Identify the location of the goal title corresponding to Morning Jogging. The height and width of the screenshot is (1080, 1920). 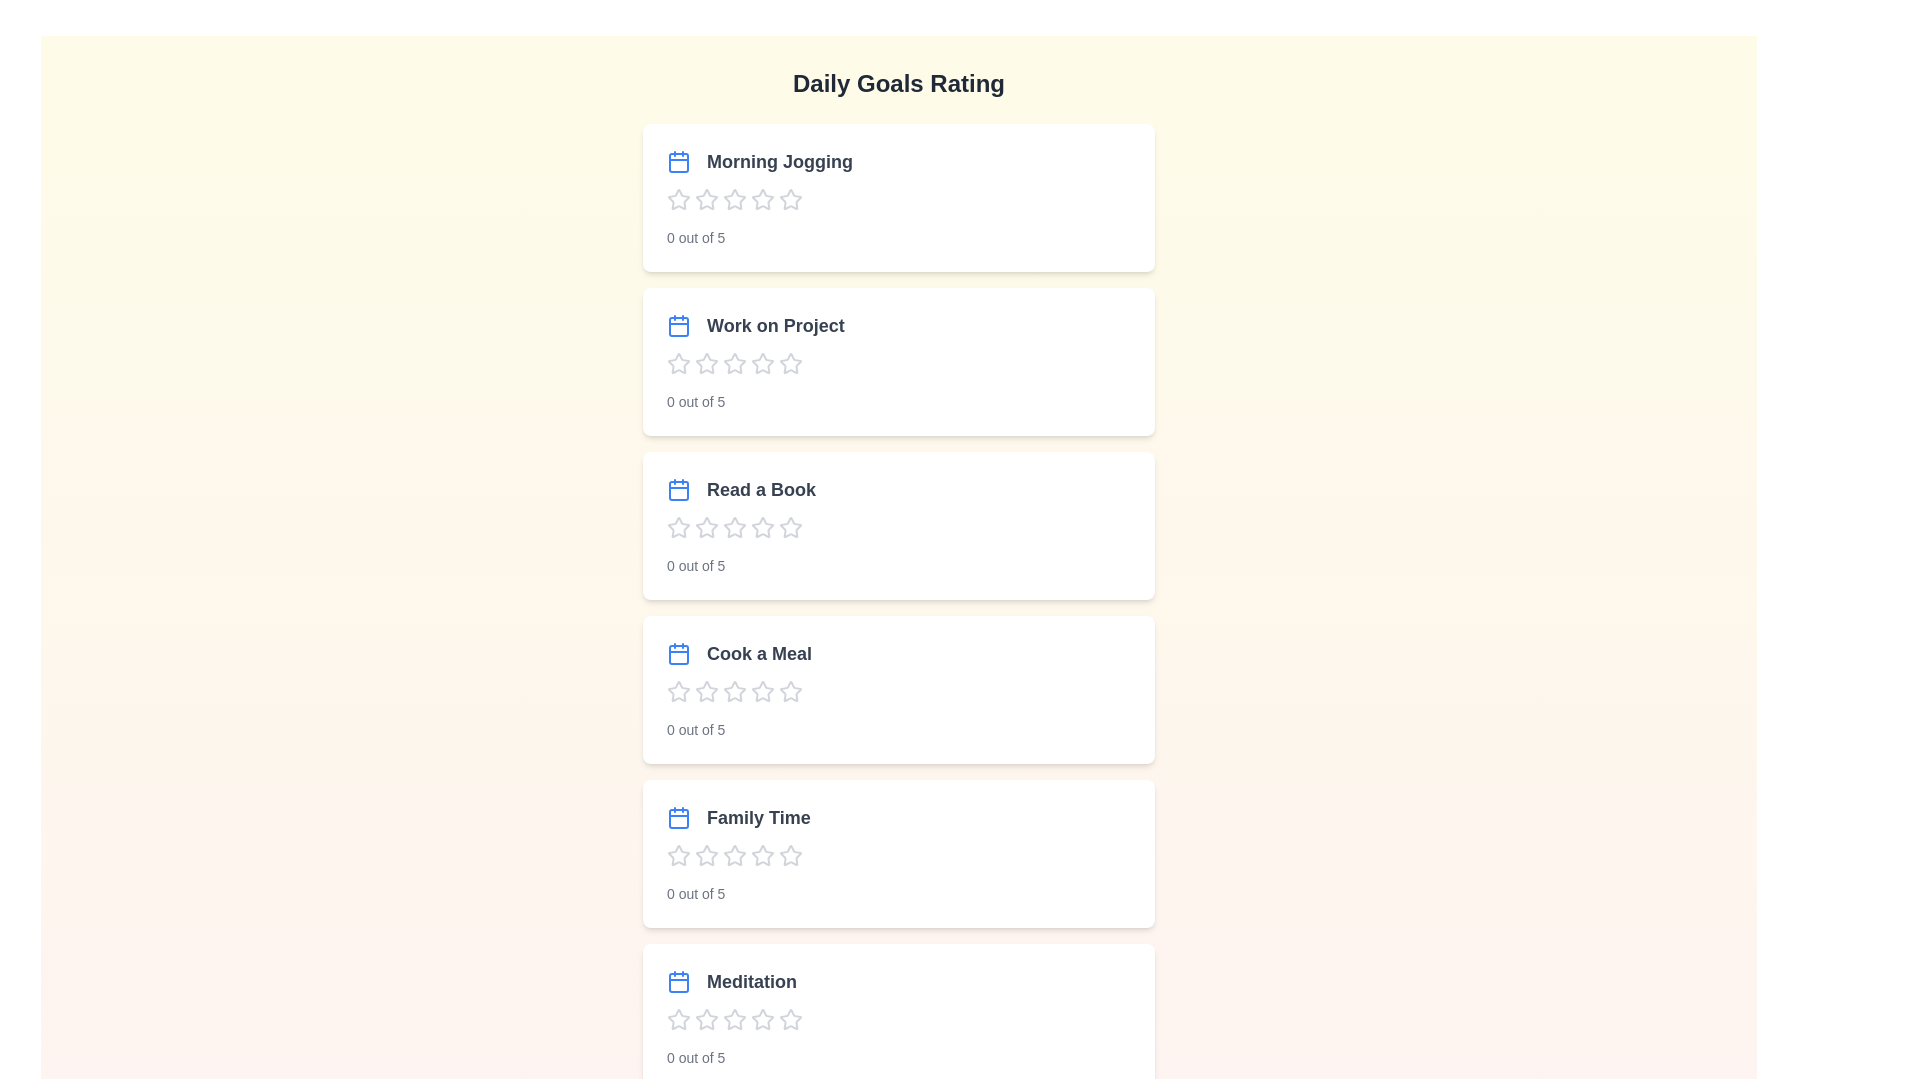
(758, 161).